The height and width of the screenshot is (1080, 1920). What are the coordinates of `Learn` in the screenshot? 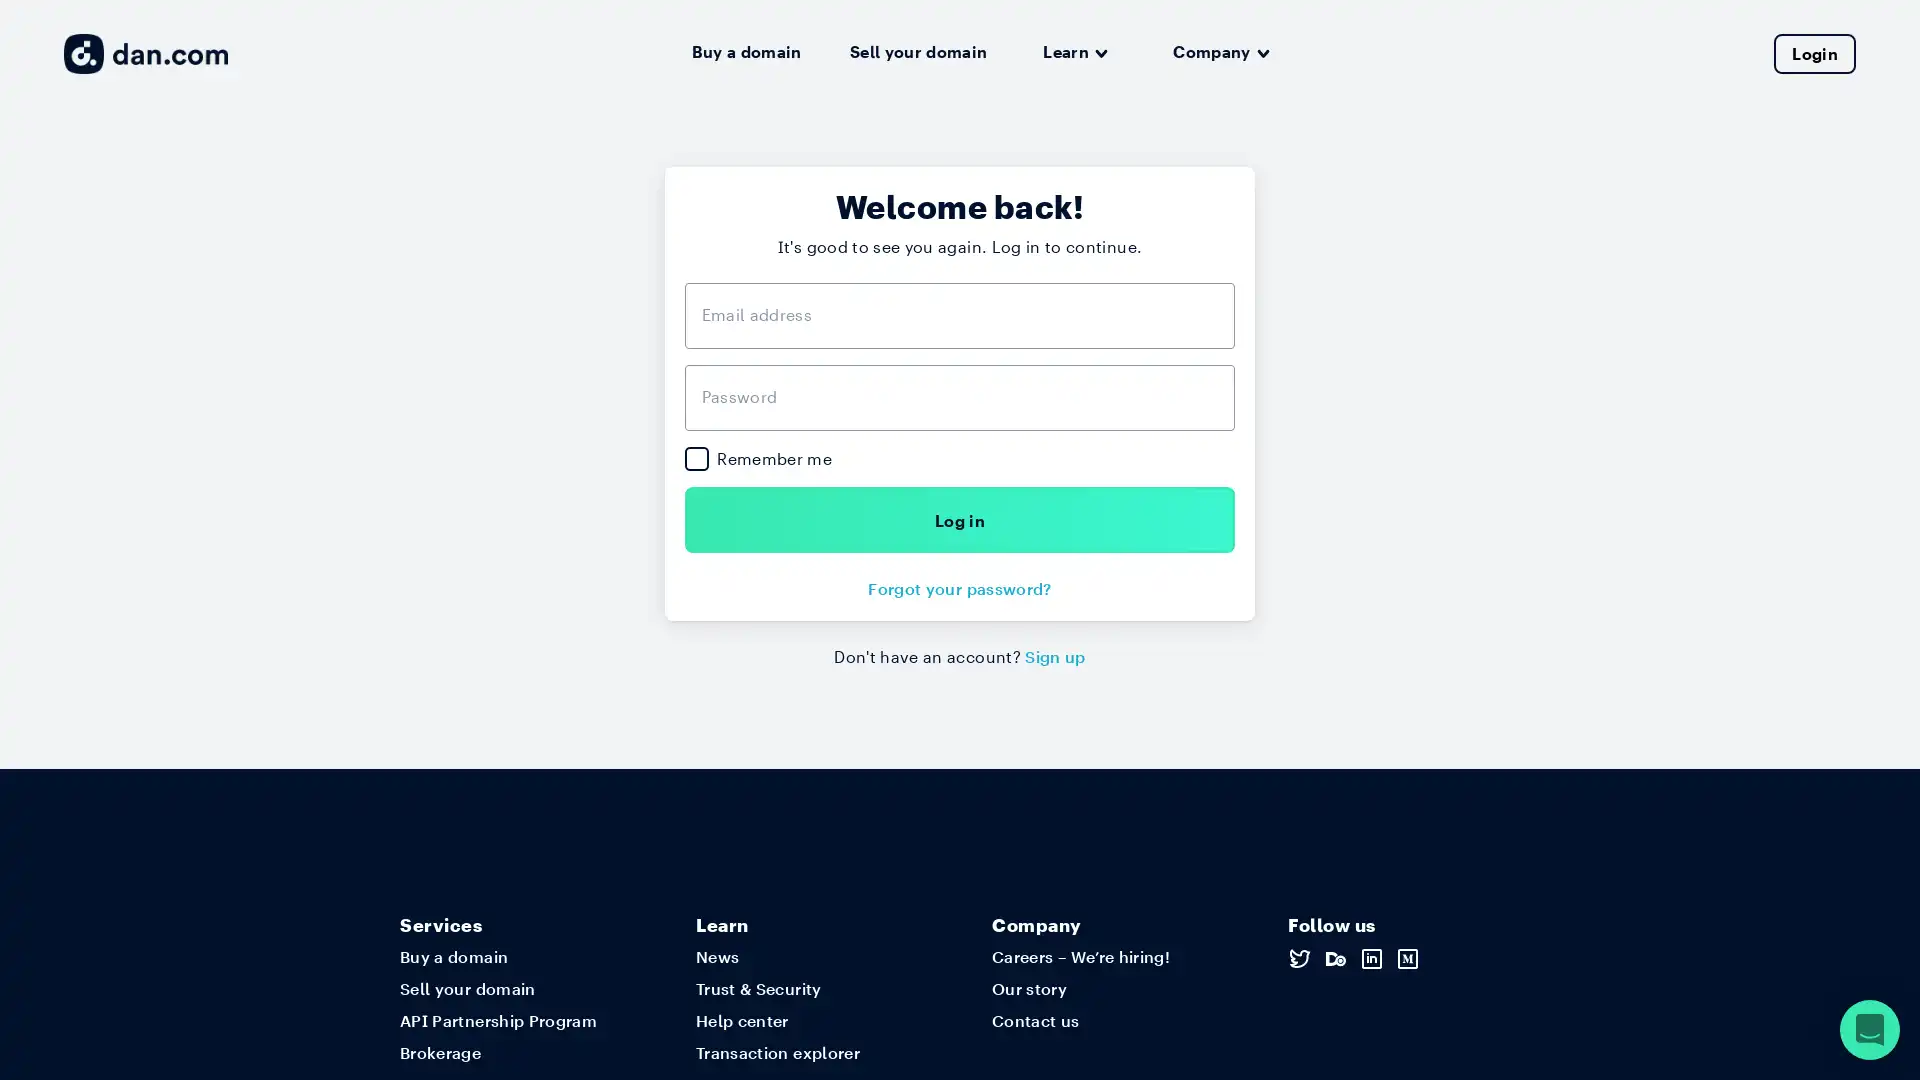 It's located at (1074, 52).